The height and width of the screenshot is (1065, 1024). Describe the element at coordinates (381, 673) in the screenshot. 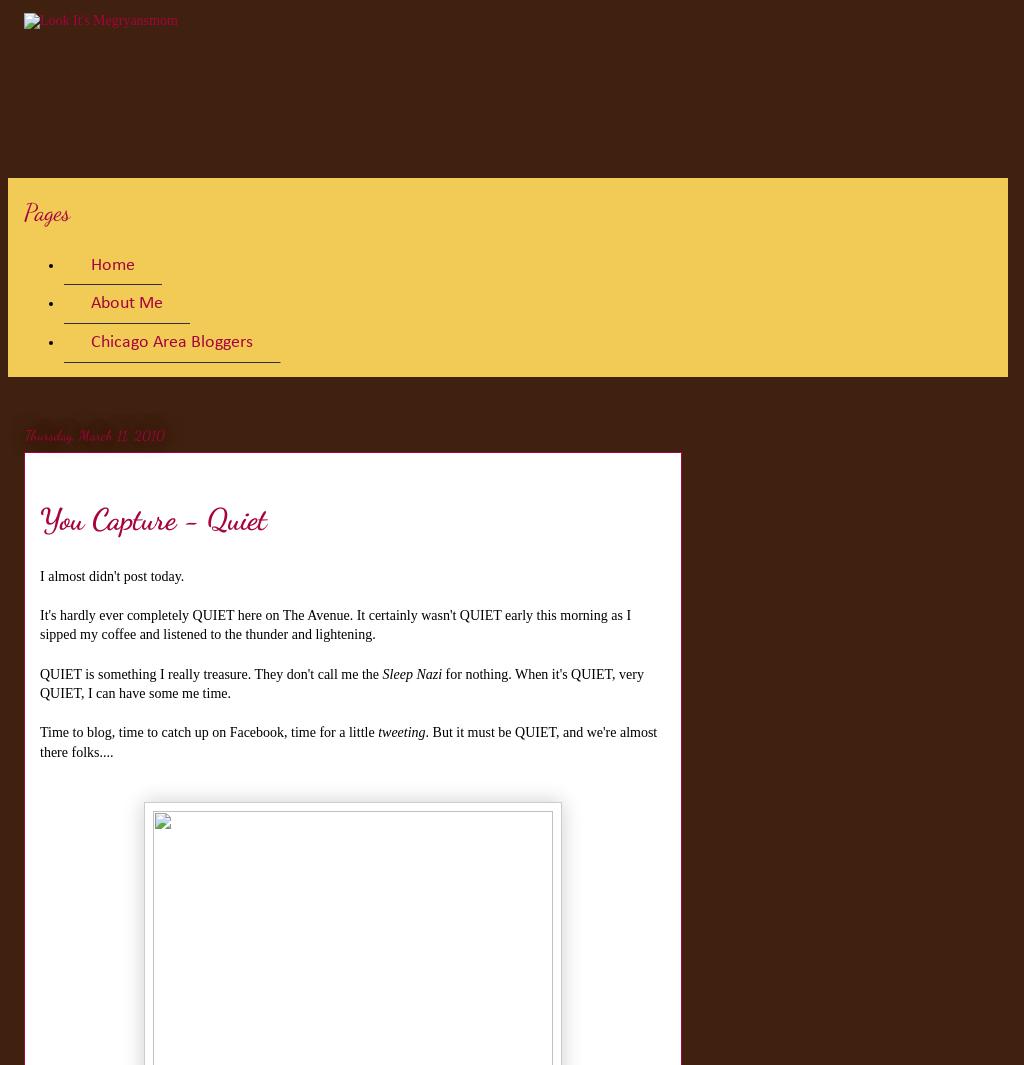

I see `'Sleep Nazi'` at that location.